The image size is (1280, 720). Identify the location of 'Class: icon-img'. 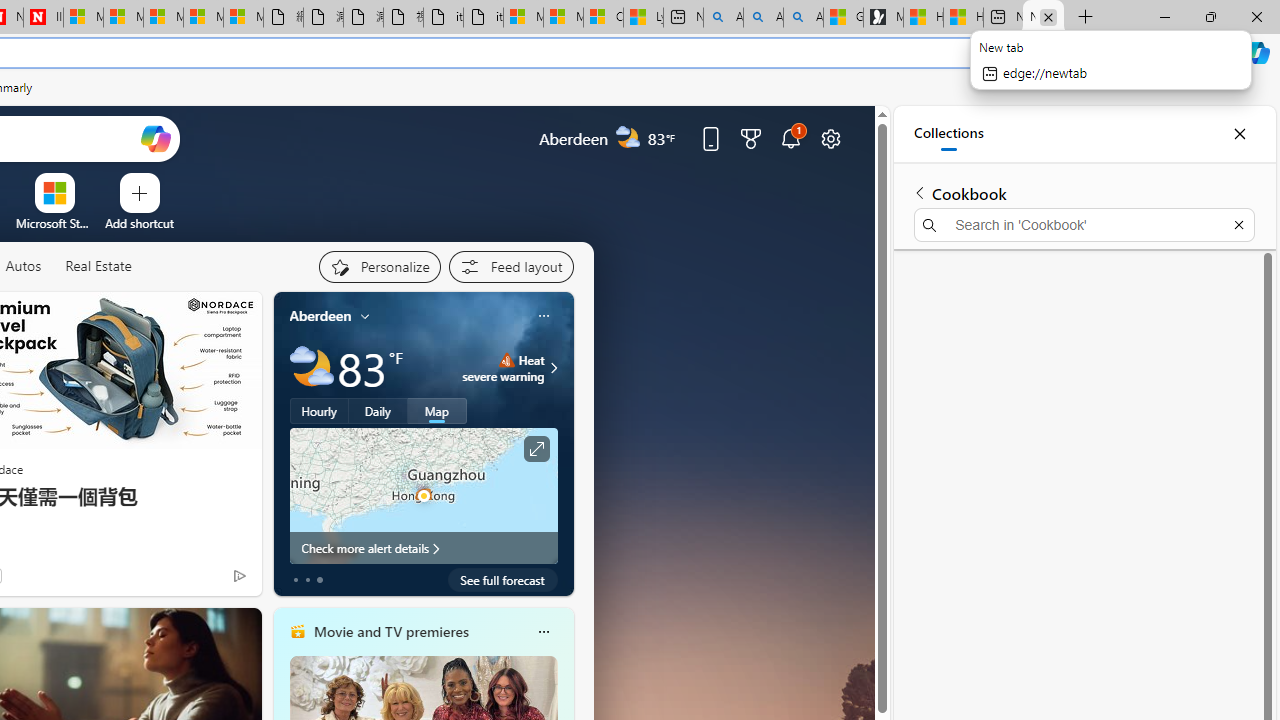
(543, 632).